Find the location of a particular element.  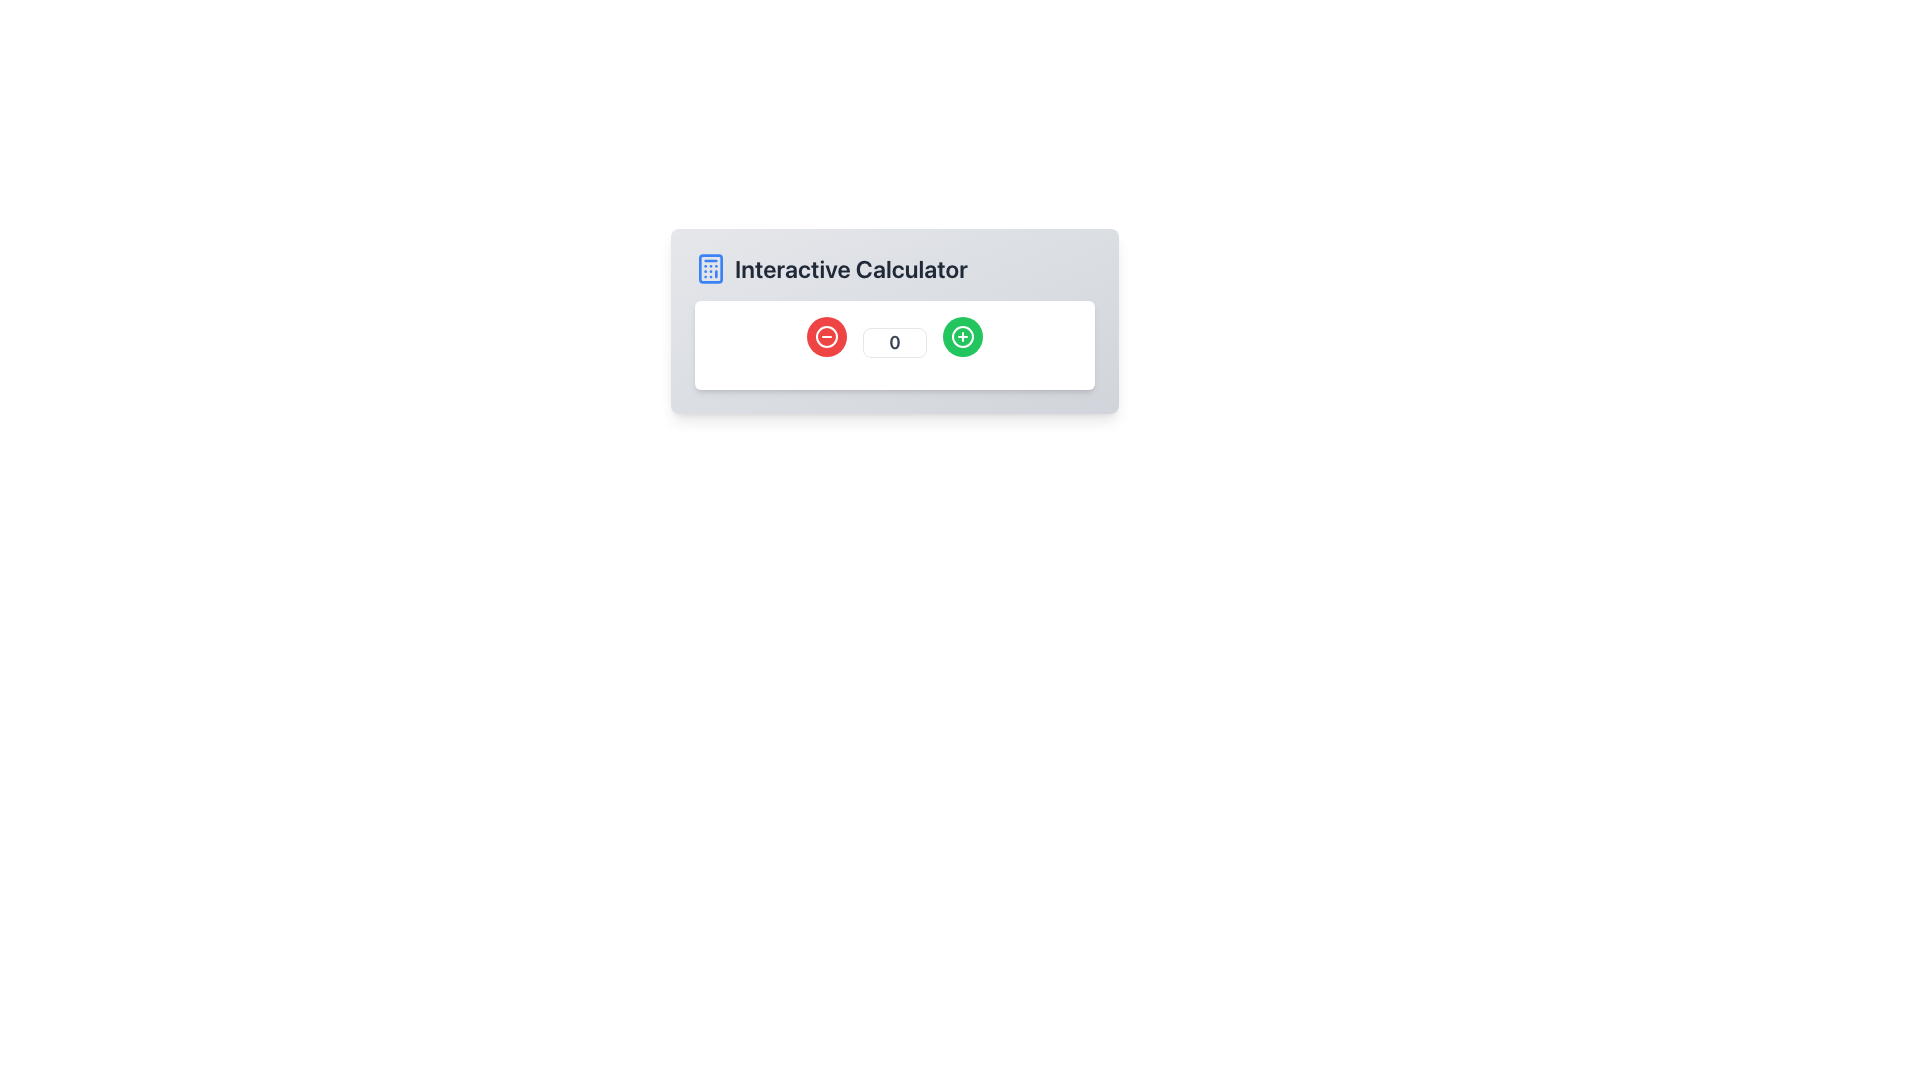

the text label that serves as a title for the interactive calculator, positioned centrally and above the section with red and green circular buttons is located at coordinates (851, 268).